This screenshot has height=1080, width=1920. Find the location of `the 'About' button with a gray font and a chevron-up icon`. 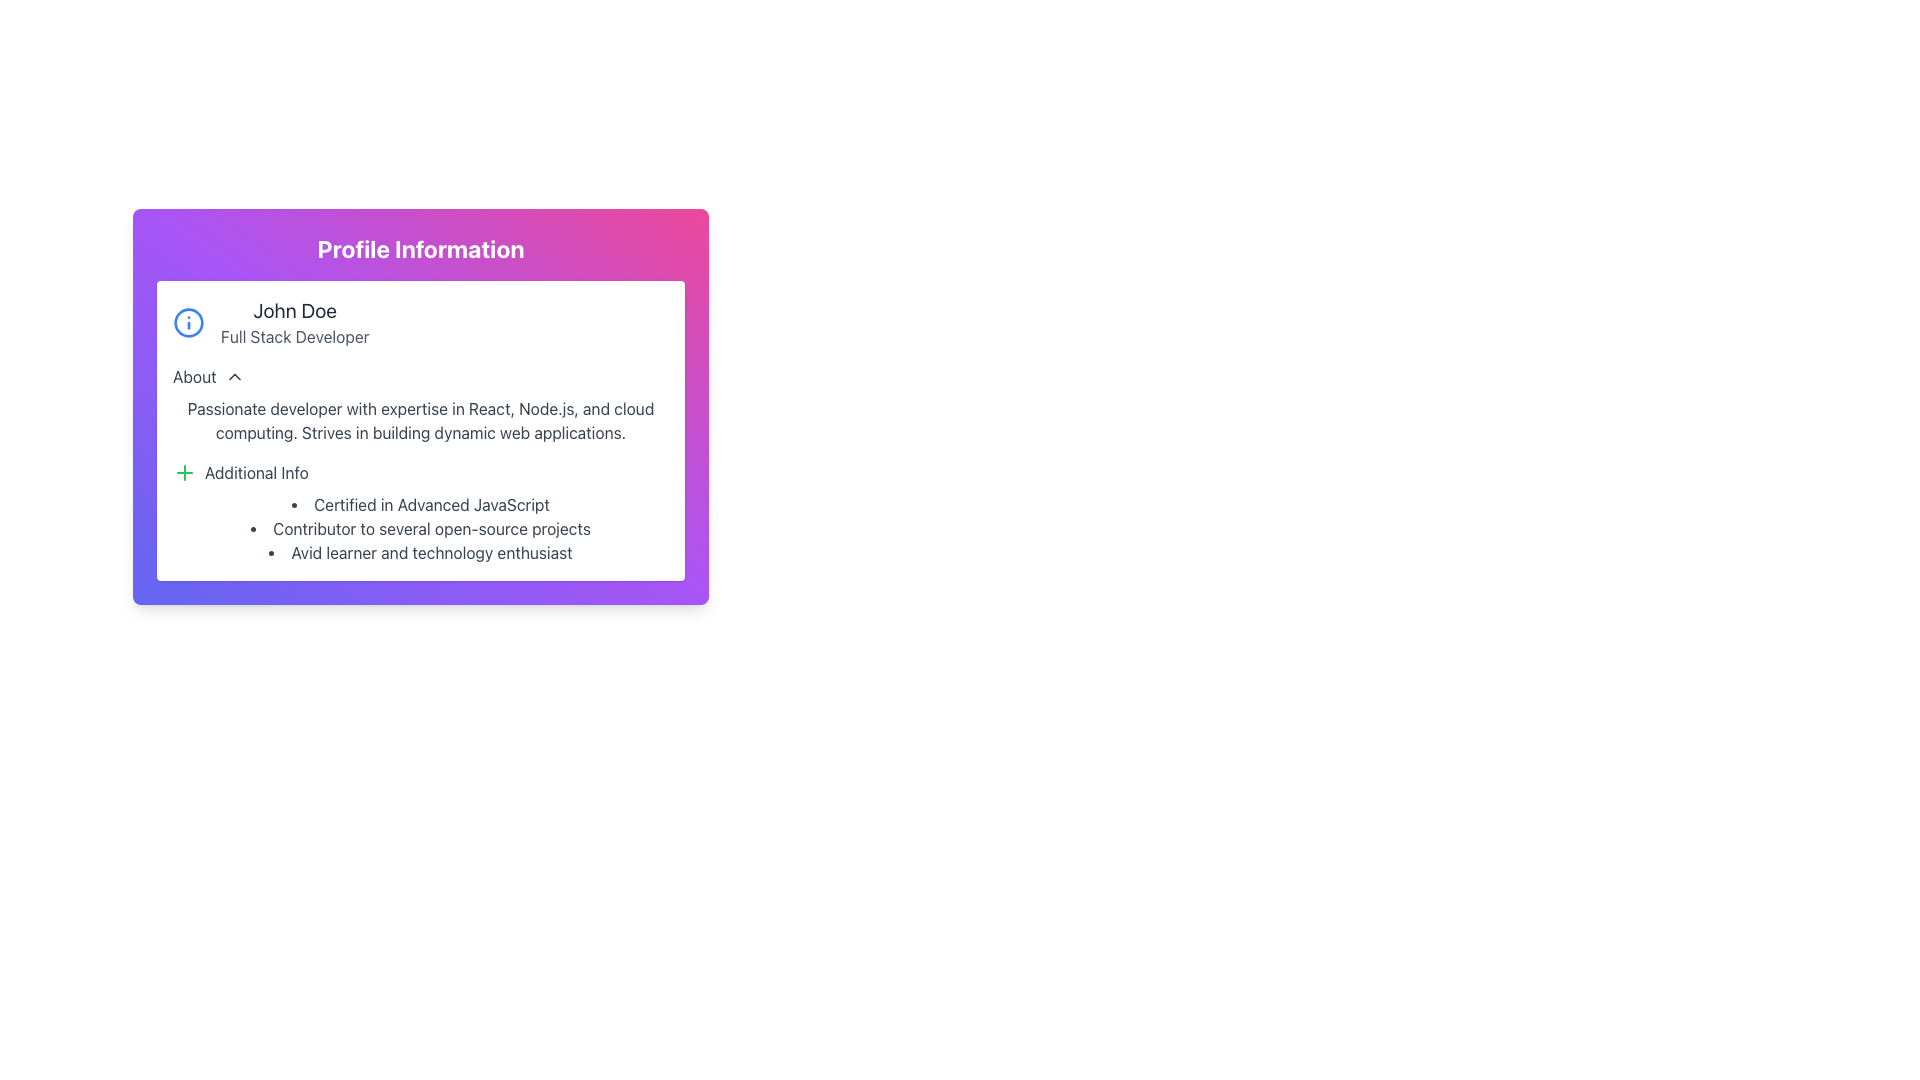

the 'About' button with a gray font and a chevron-up icon is located at coordinates (208, 377).